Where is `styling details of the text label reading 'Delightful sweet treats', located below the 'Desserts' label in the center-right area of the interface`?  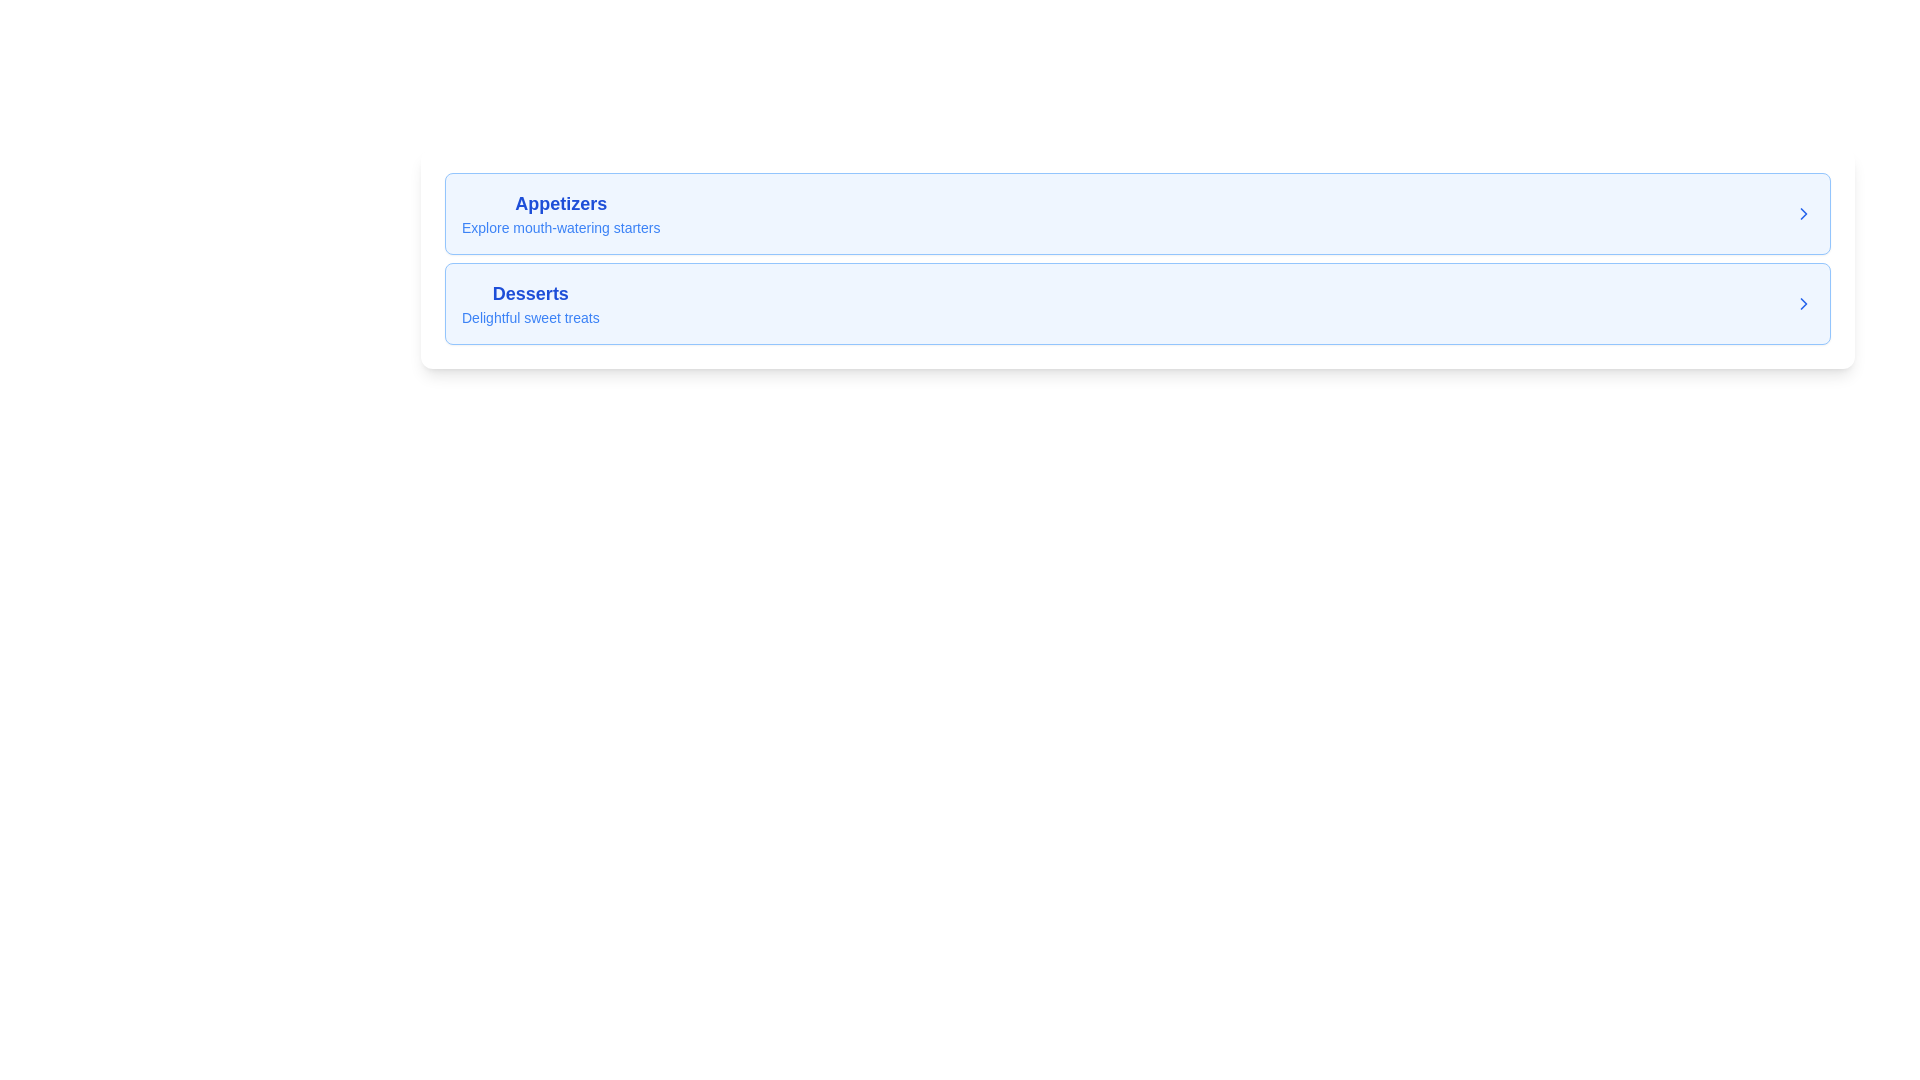
styling details of the text label reading 'Delightful sweet treats', located below the 'Desserts' label in the center-right area of the interface is located at coordinates (530, 316).